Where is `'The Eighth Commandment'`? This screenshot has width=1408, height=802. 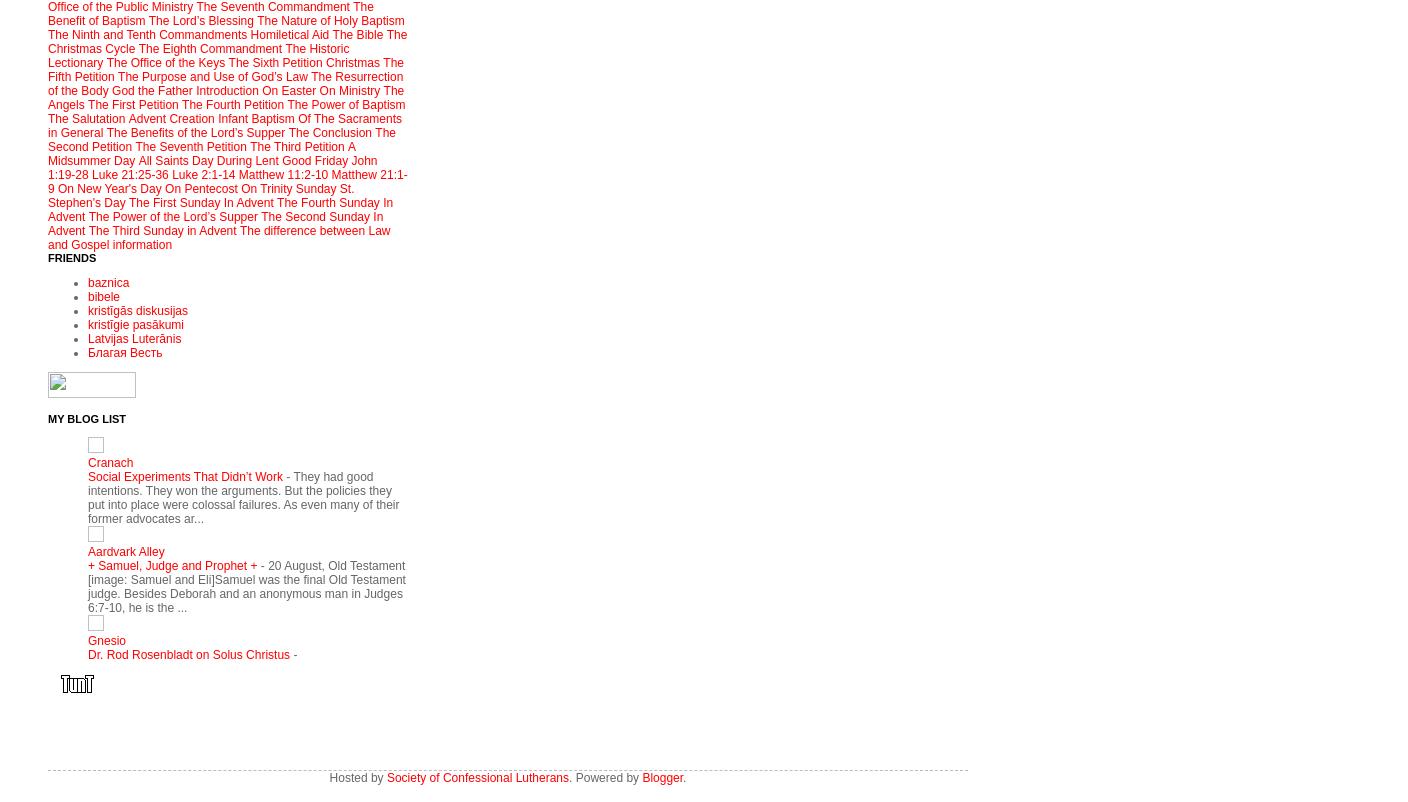
'The Eighth Commandment' is located at coordinates (208, 48).